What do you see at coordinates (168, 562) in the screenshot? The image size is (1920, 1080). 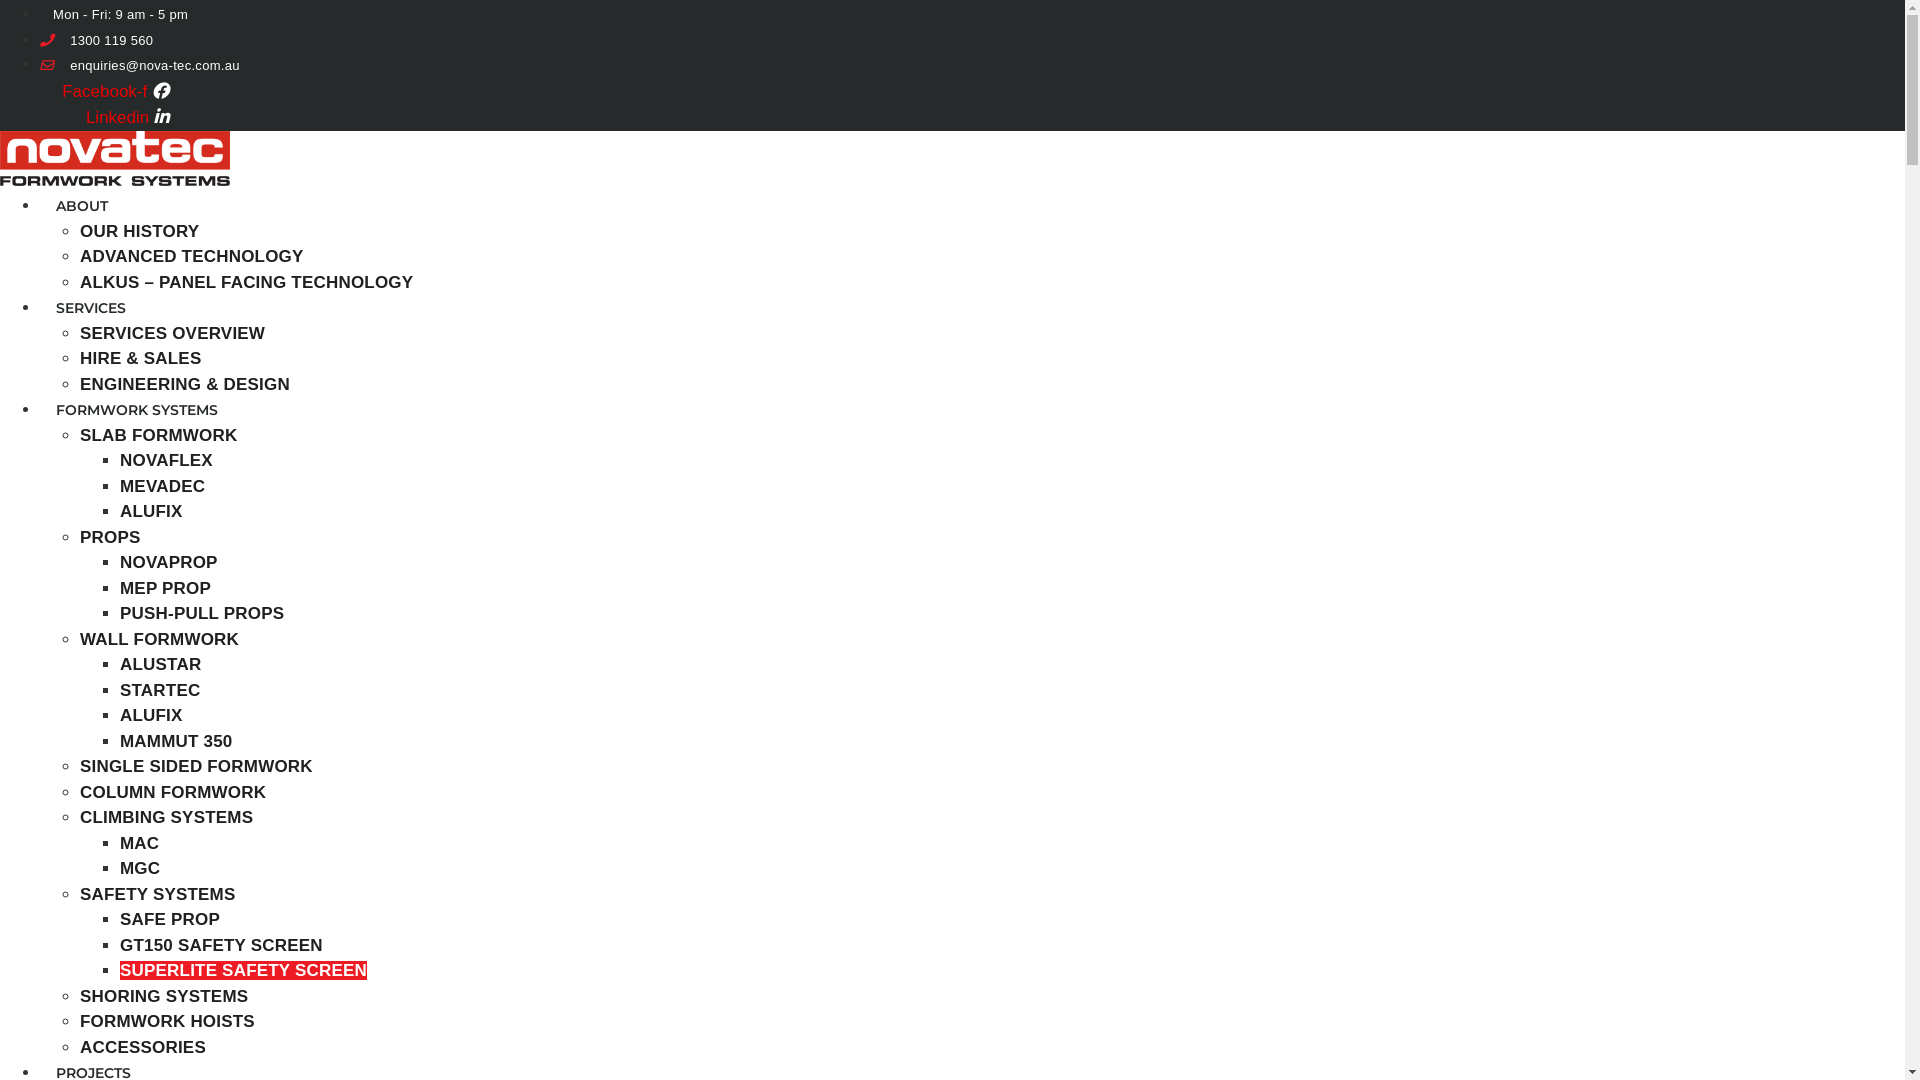 I see `'NOVAPROP'` at bounding box center [168, 562].